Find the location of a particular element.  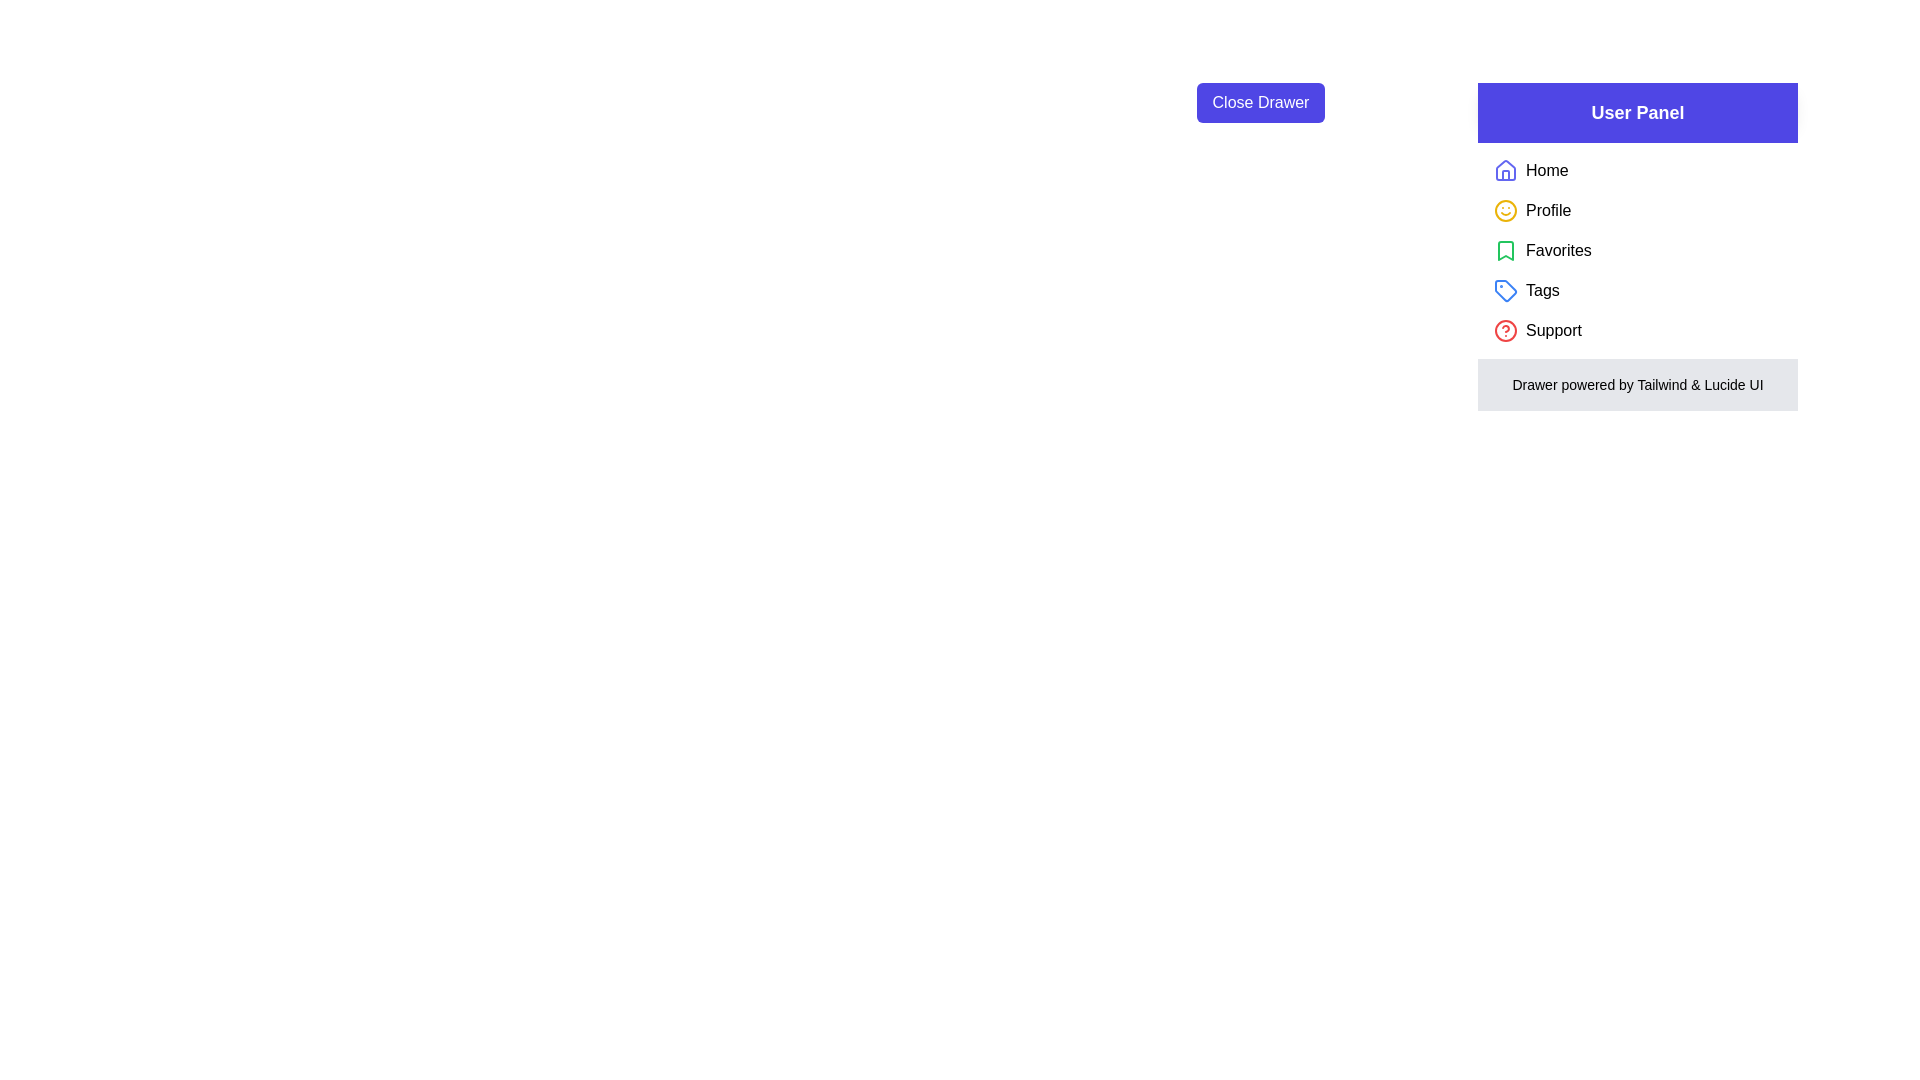

the Favorites within the drawer to examine its text and icon is located at coordinates (1506, 249).